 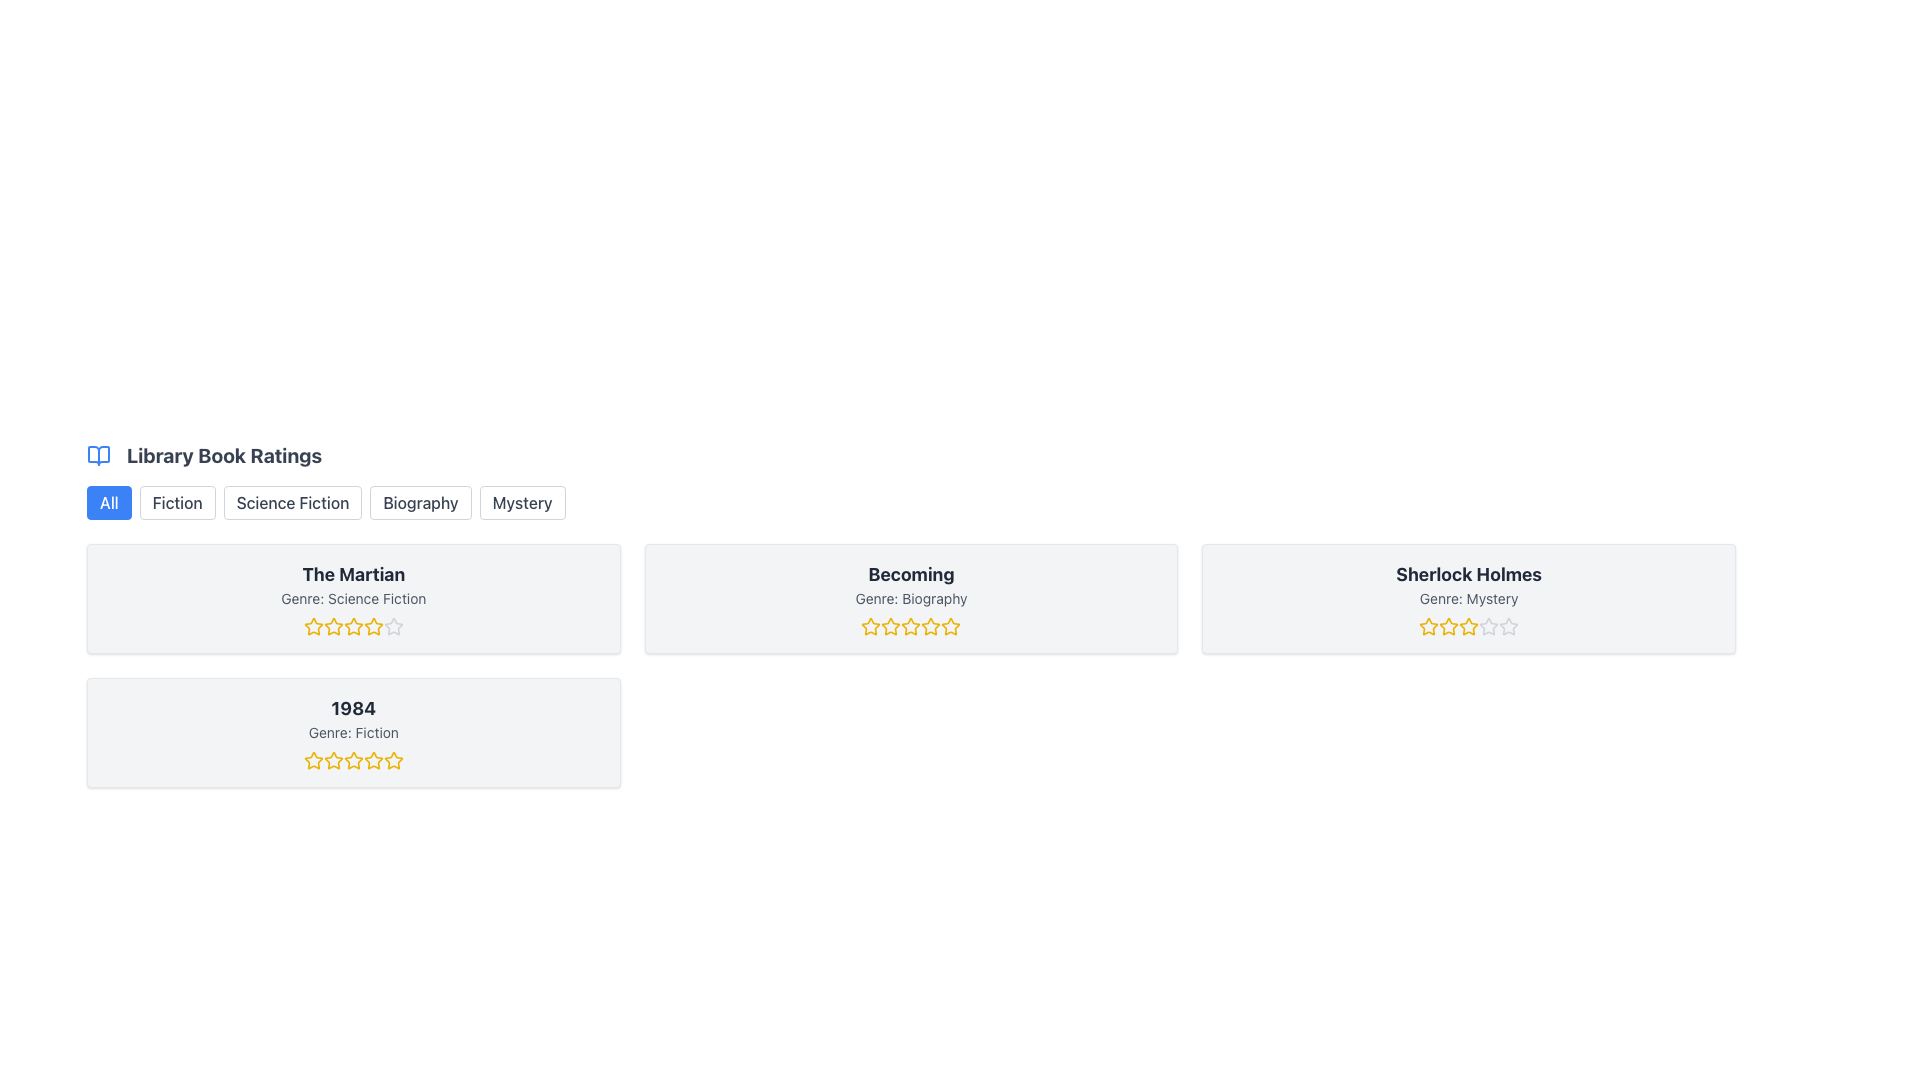 I want to click on the filter button located directly below the 'Library Book Ratings' heading, which is the first button in a horizontal row of buttons, so click(x=108, y=501).